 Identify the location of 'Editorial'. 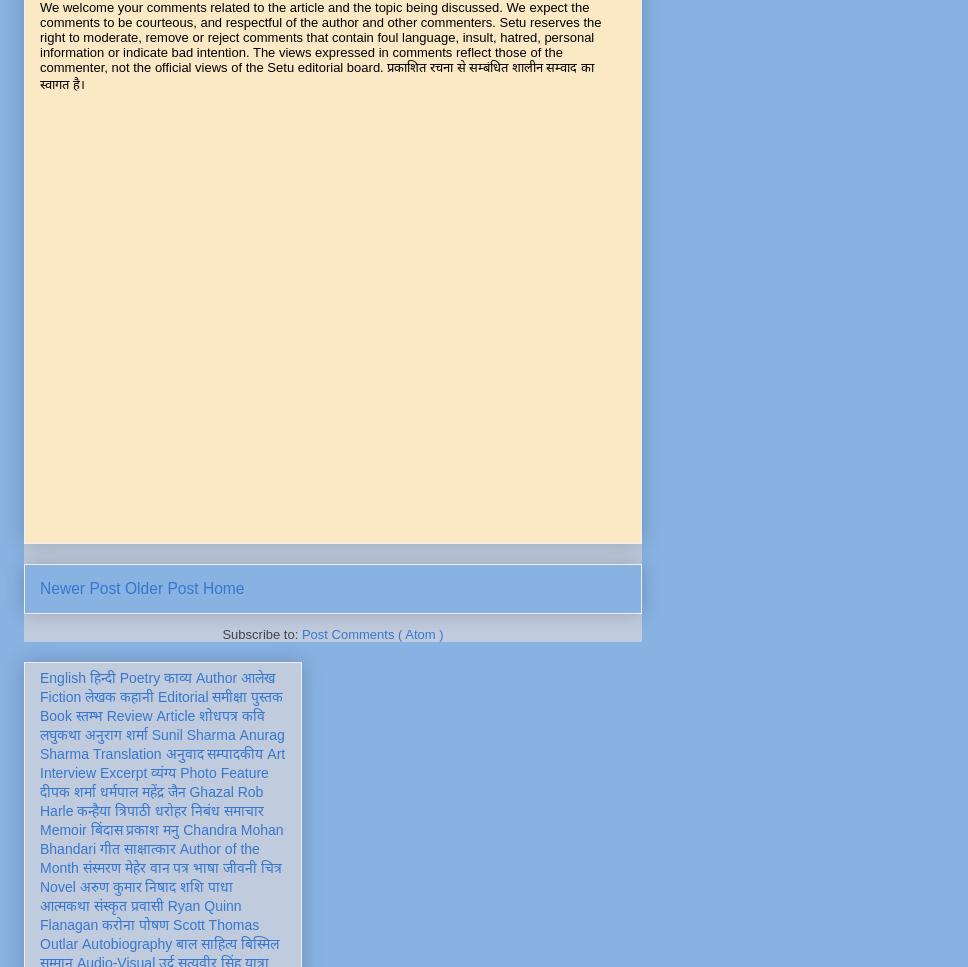
(182, 696).